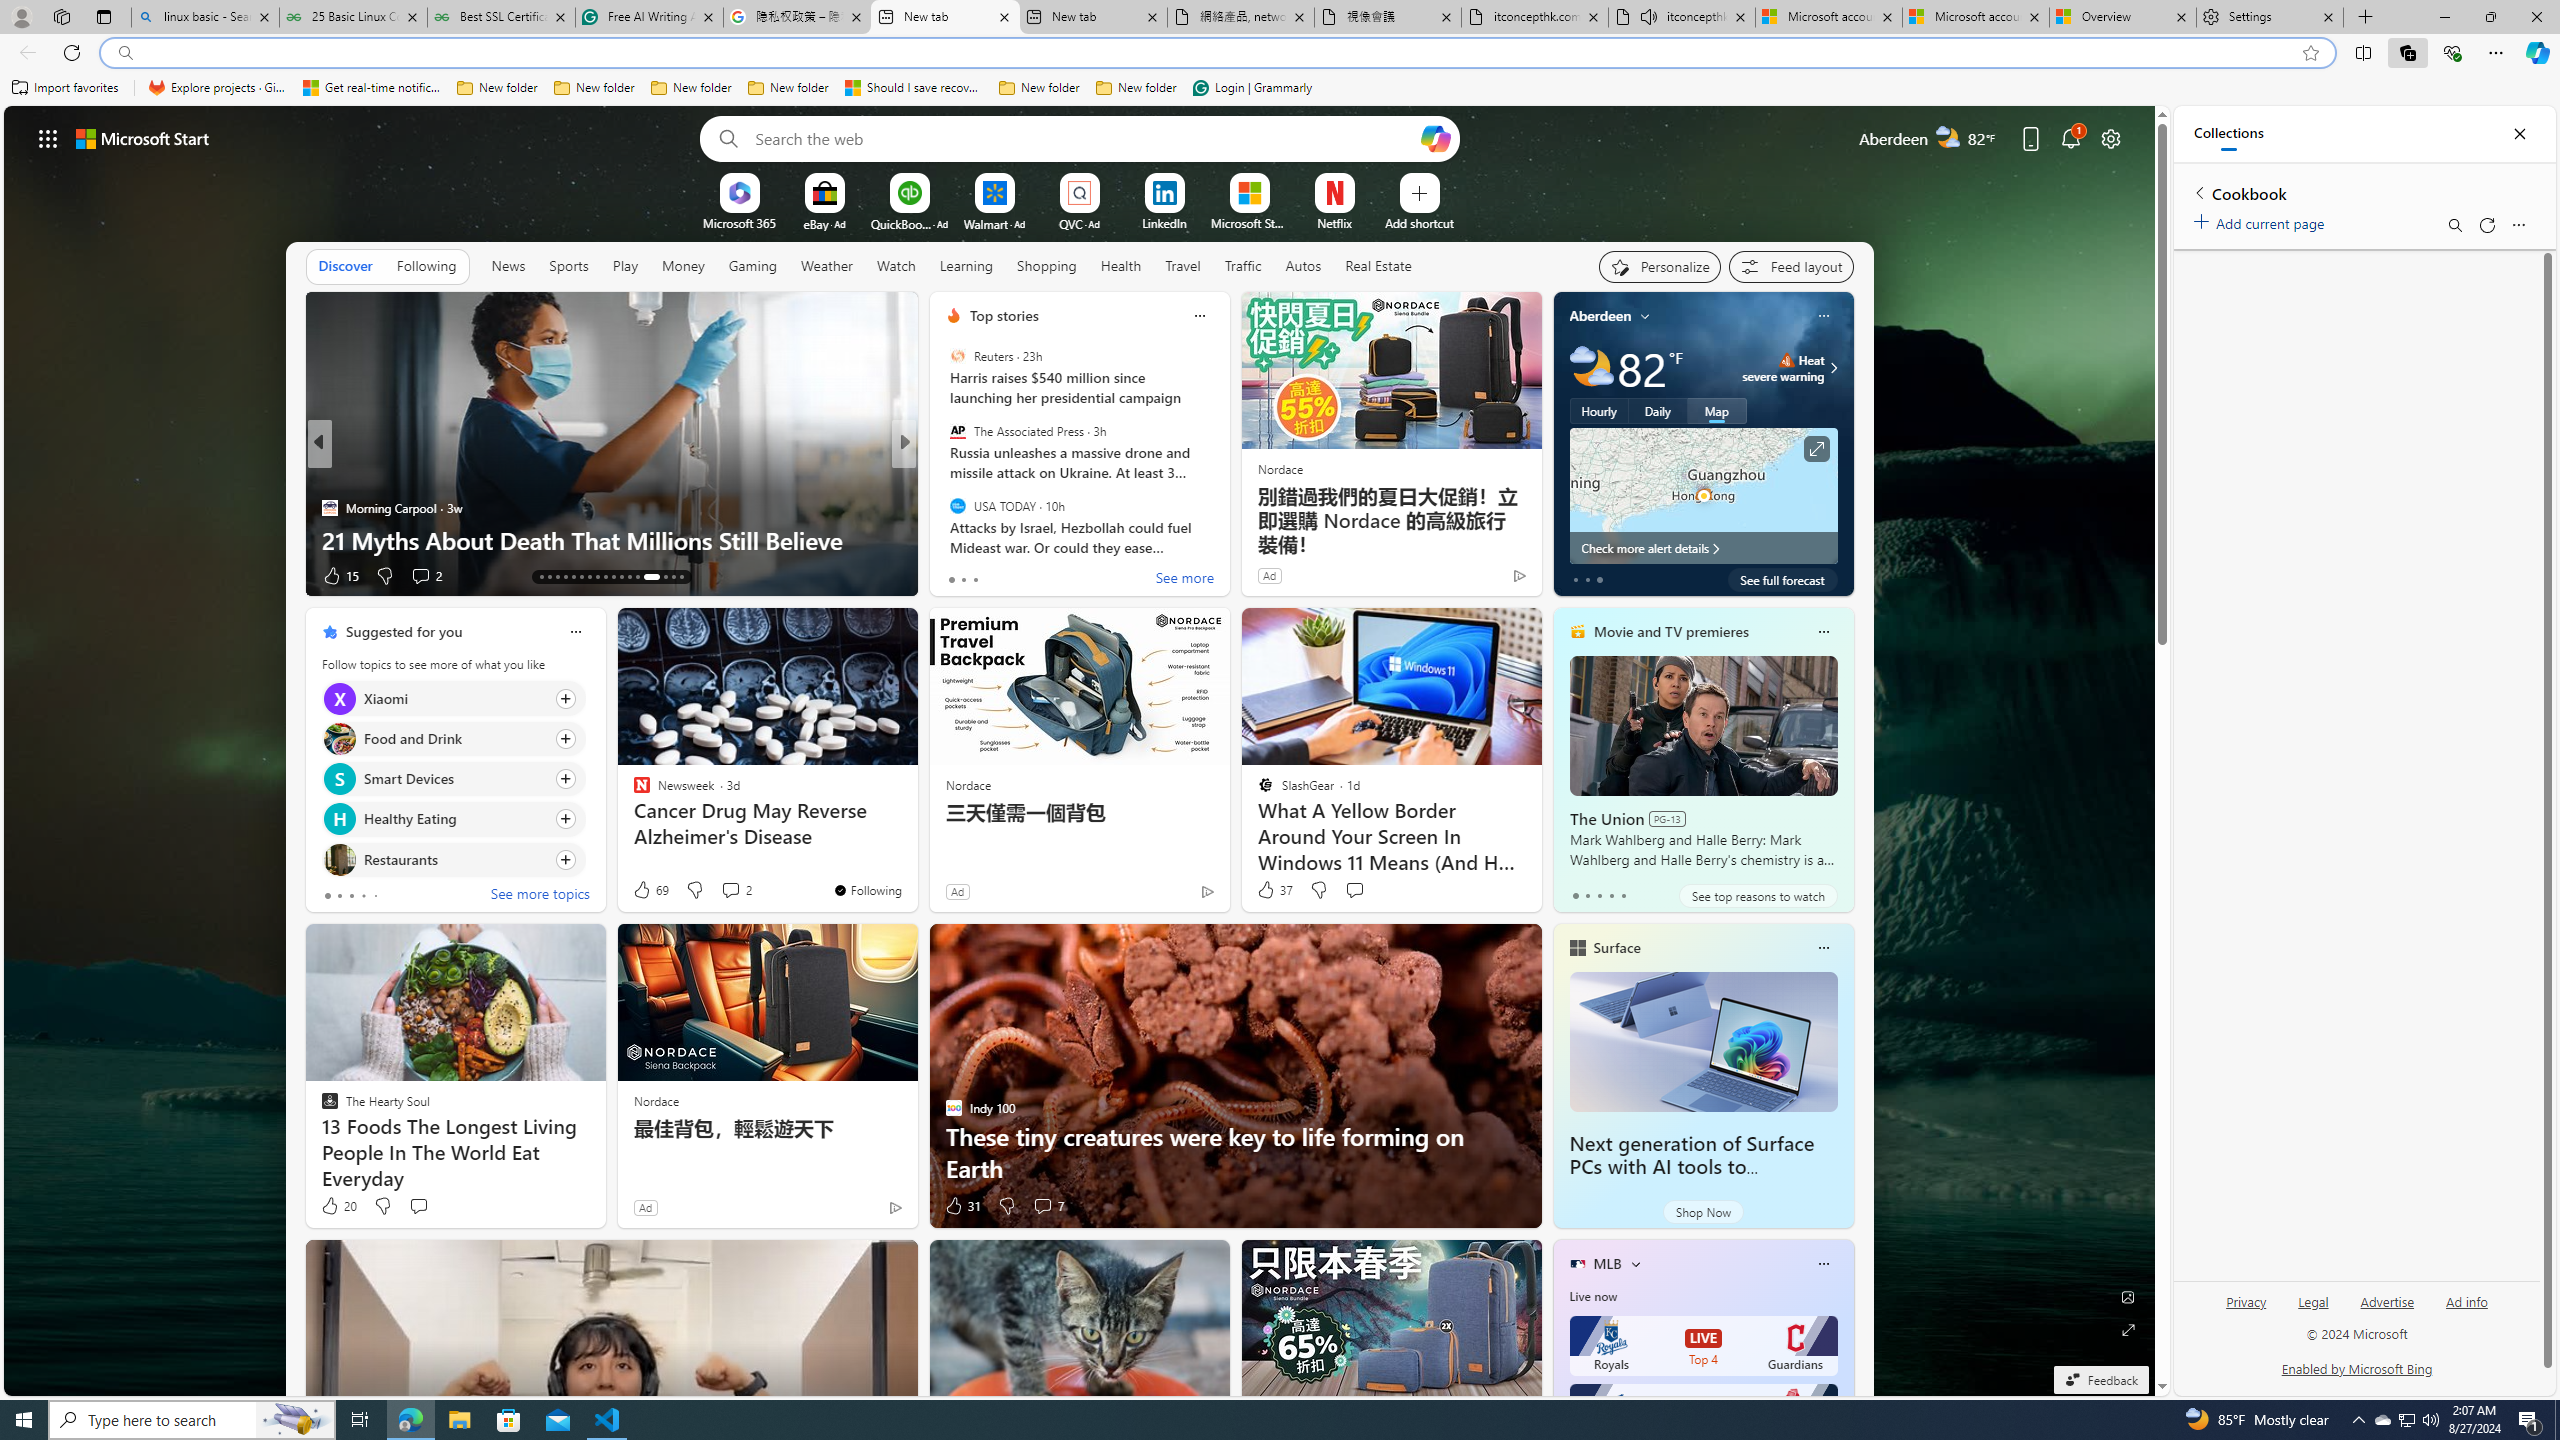 The height and width of the screenshot is (1440, 2560). I want to click on 'Gaming', so click(753, 265).